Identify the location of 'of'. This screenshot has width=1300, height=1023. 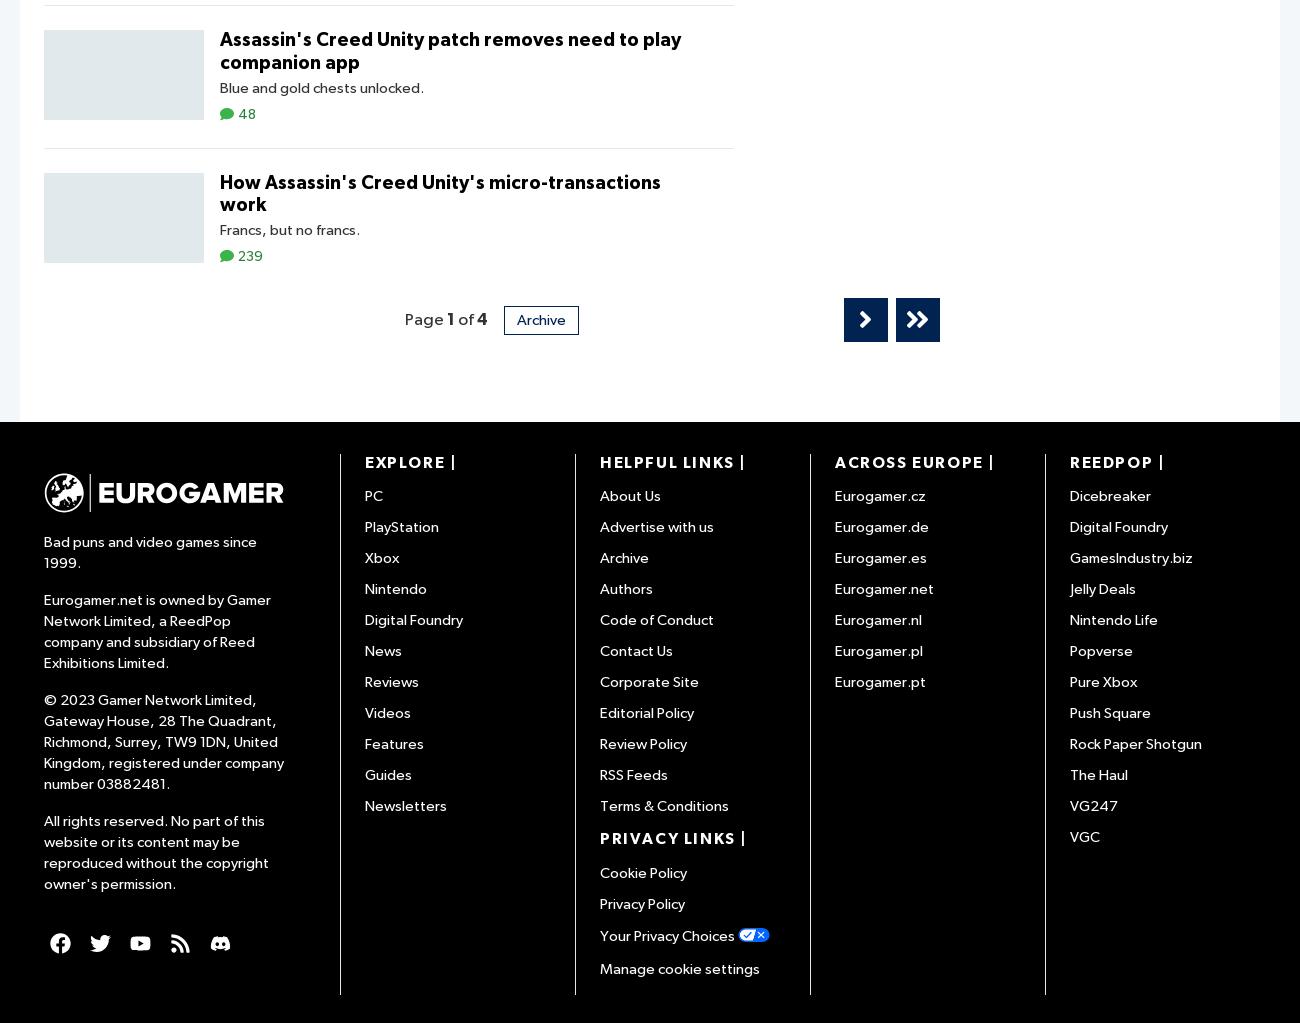
(465, 319).